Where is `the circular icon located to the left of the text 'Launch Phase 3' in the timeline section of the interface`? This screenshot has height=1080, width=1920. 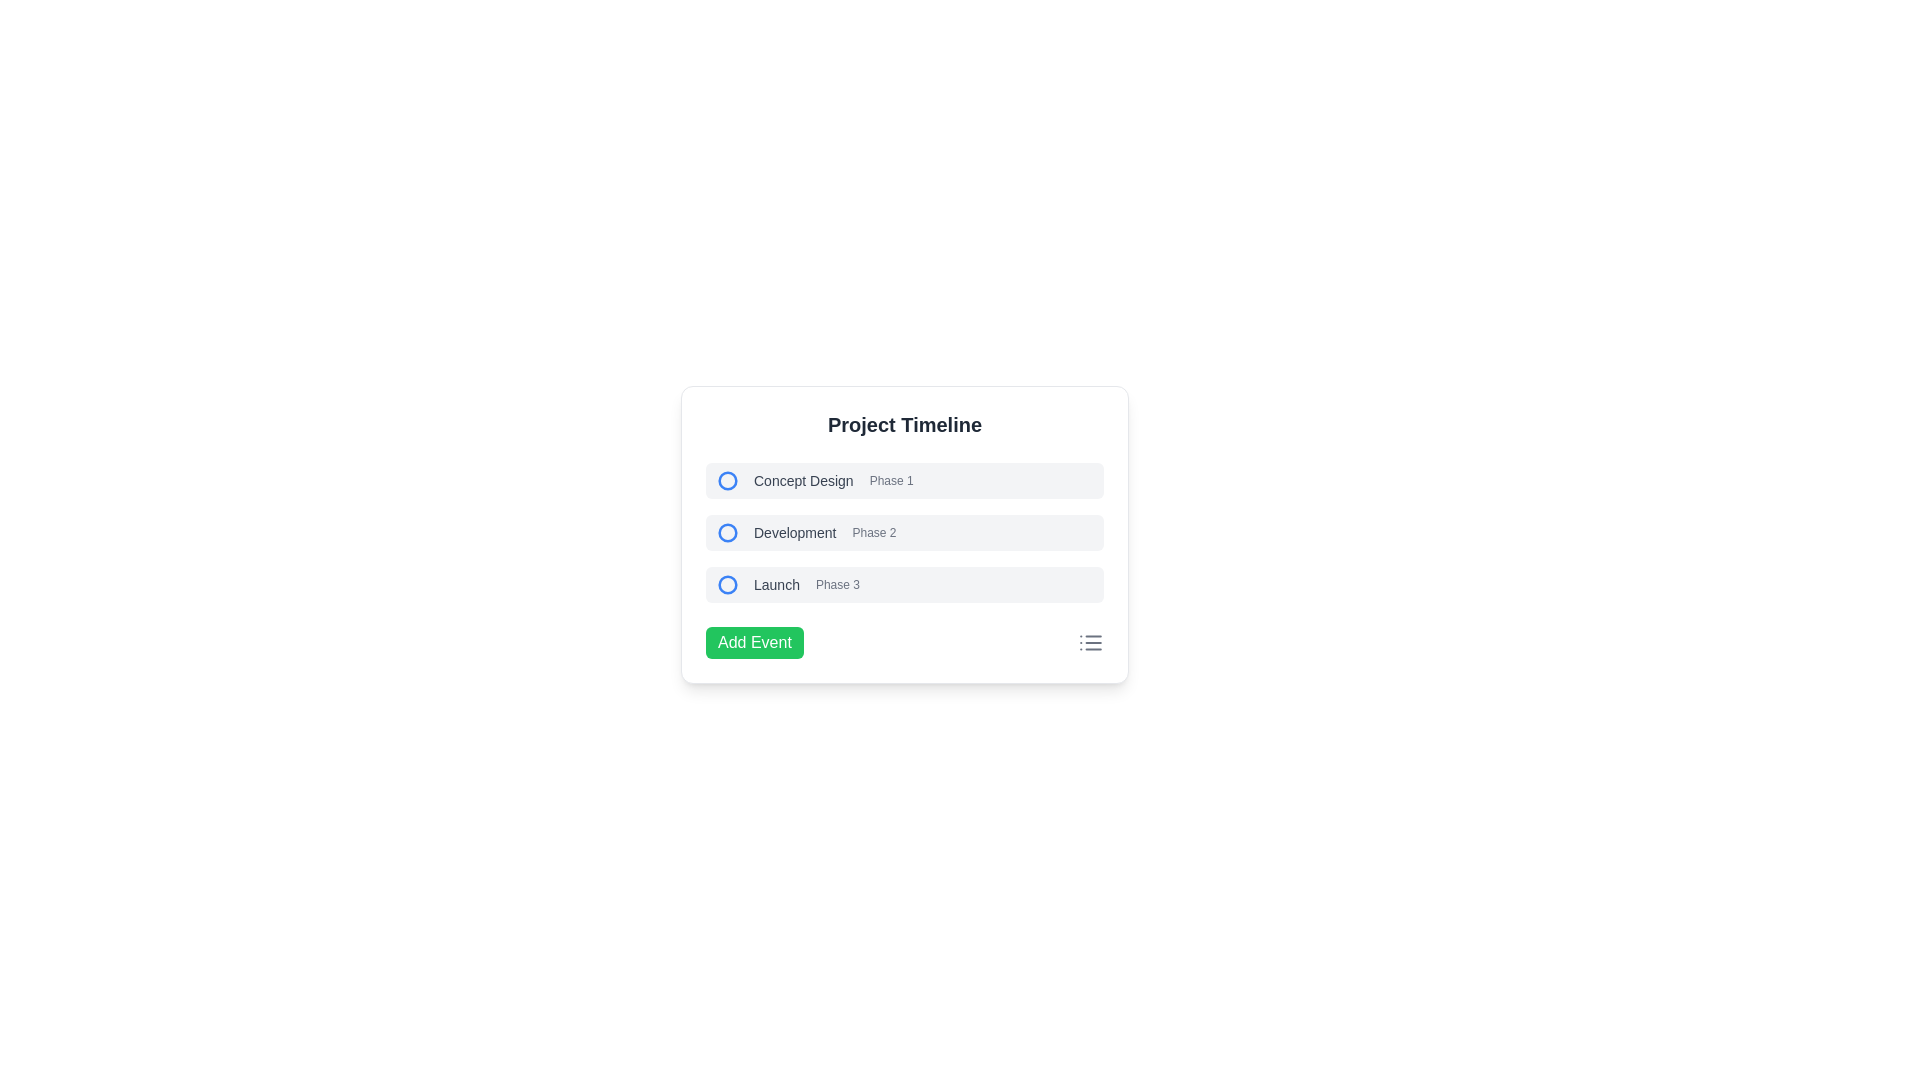
the circular icon located to the left of the text 'Launch Phase 3' in the timeline section of the interface is located at coordinates (727, 585).